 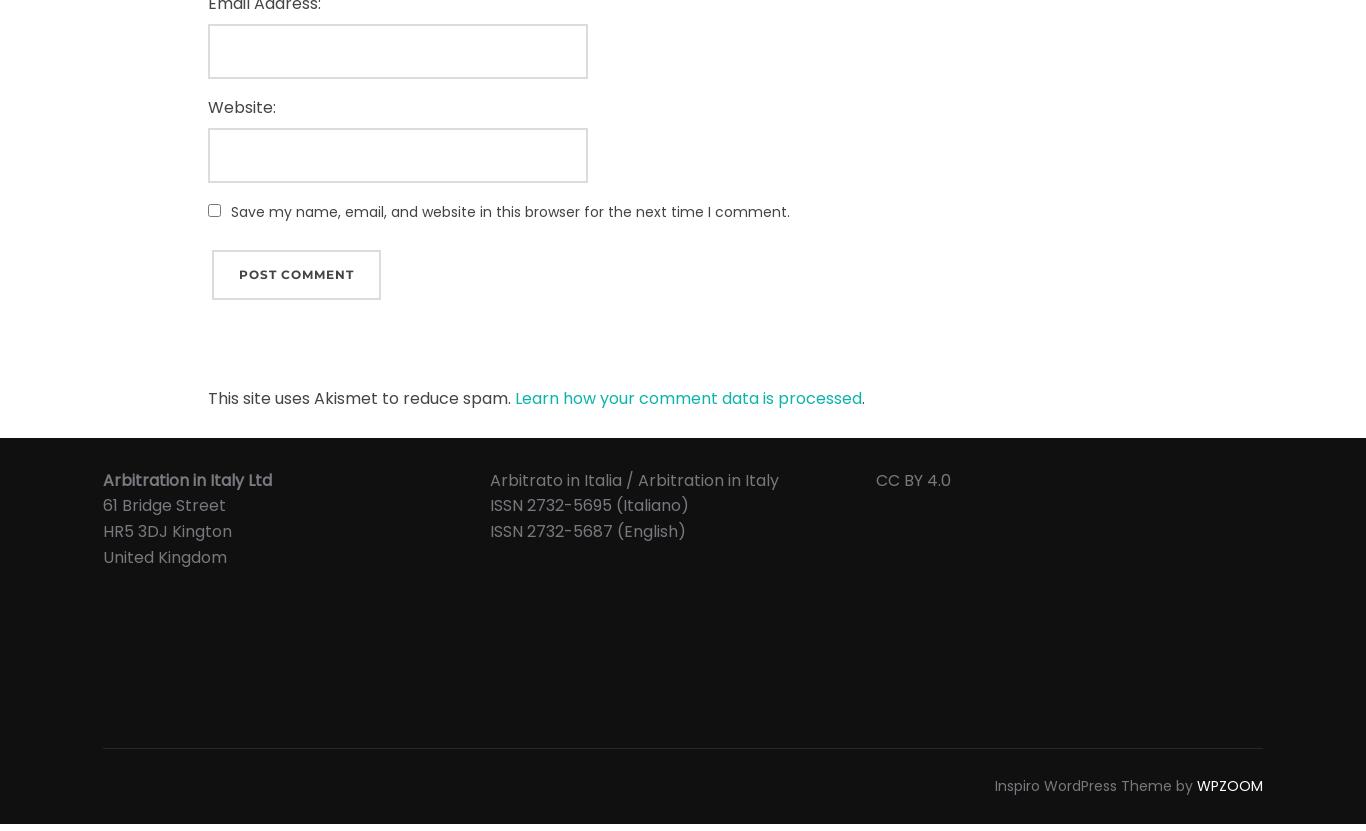 What do you see at coordinates (862, 398) in the screenshot?
I see `'.'` at bounding box center [862, 398].